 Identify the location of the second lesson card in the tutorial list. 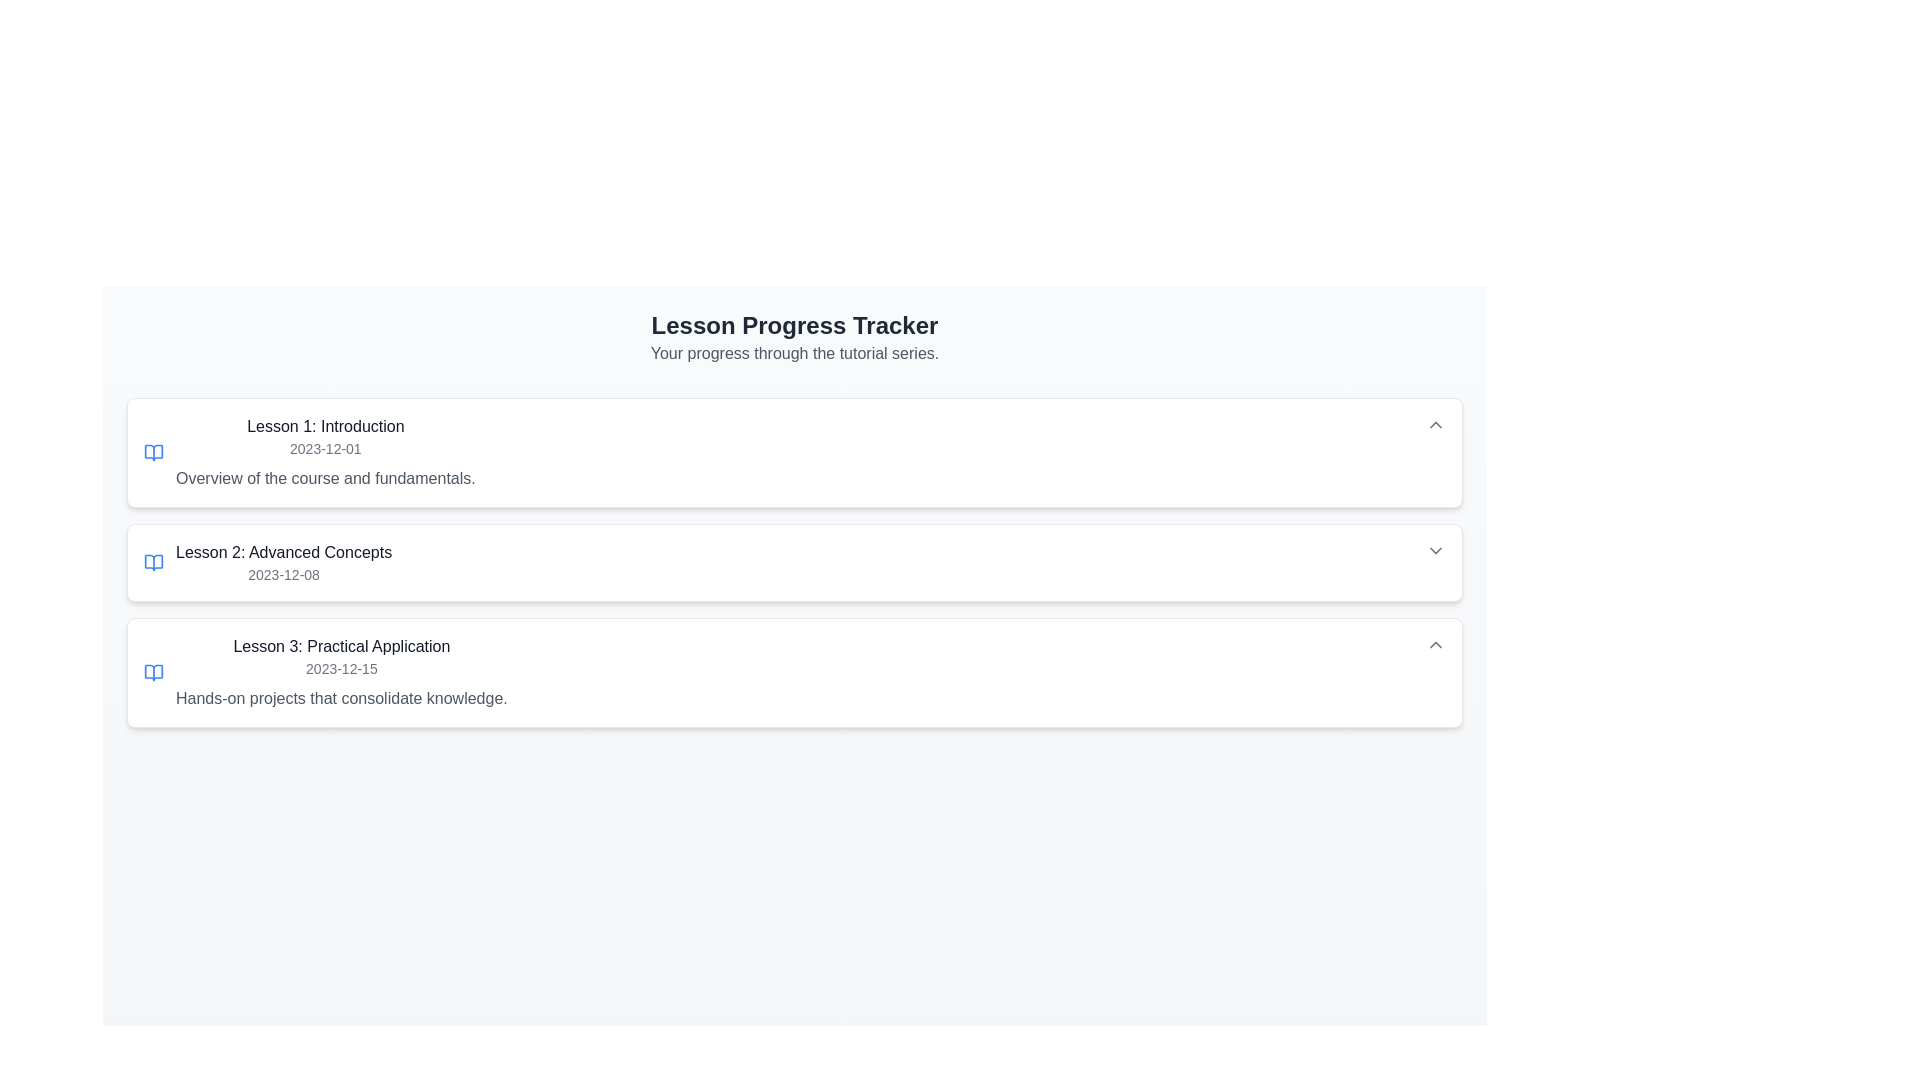
(794, 563).